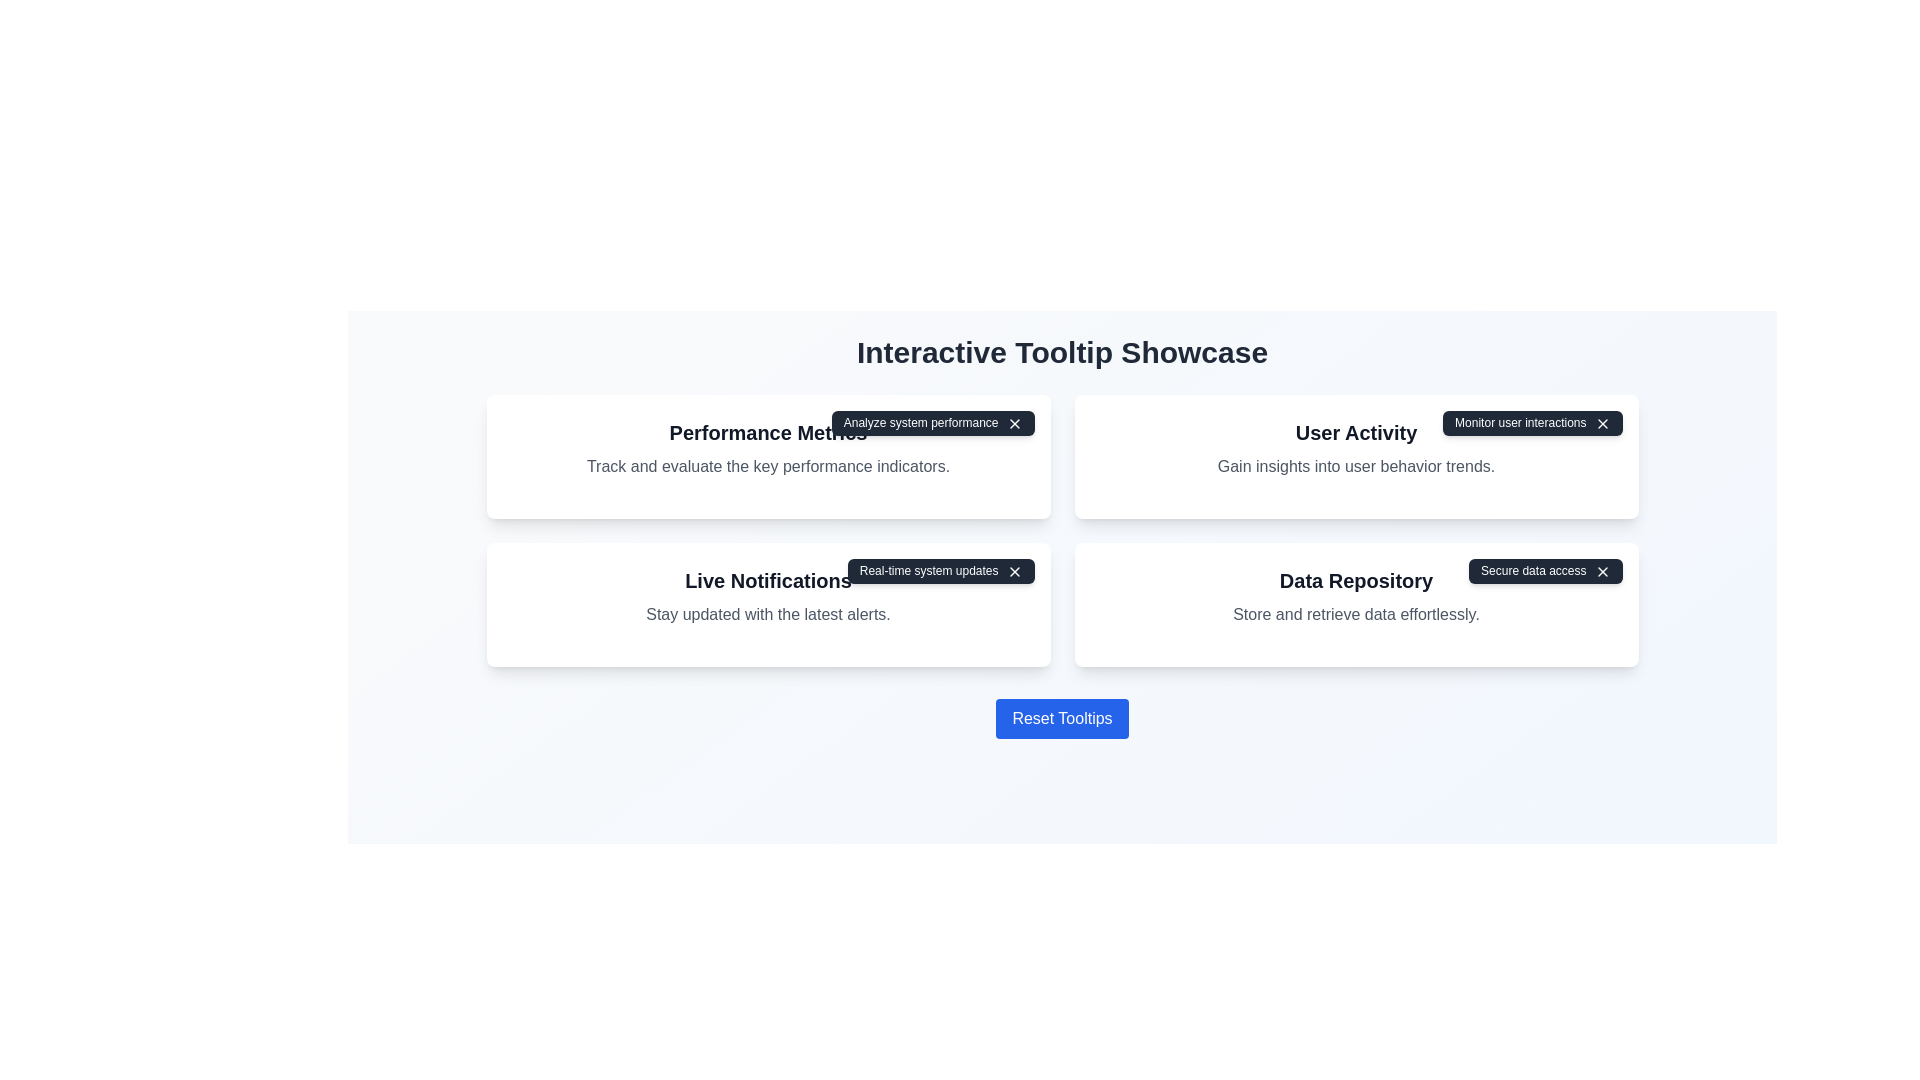  What do you see at coordinates (767, 456) in the screenshot?
I see `the 'Performance Metrics' informational card, which features a title in bold and a dark button labeled 'Analyze system performance' in the top right corner` at bounding box center [767, 456].